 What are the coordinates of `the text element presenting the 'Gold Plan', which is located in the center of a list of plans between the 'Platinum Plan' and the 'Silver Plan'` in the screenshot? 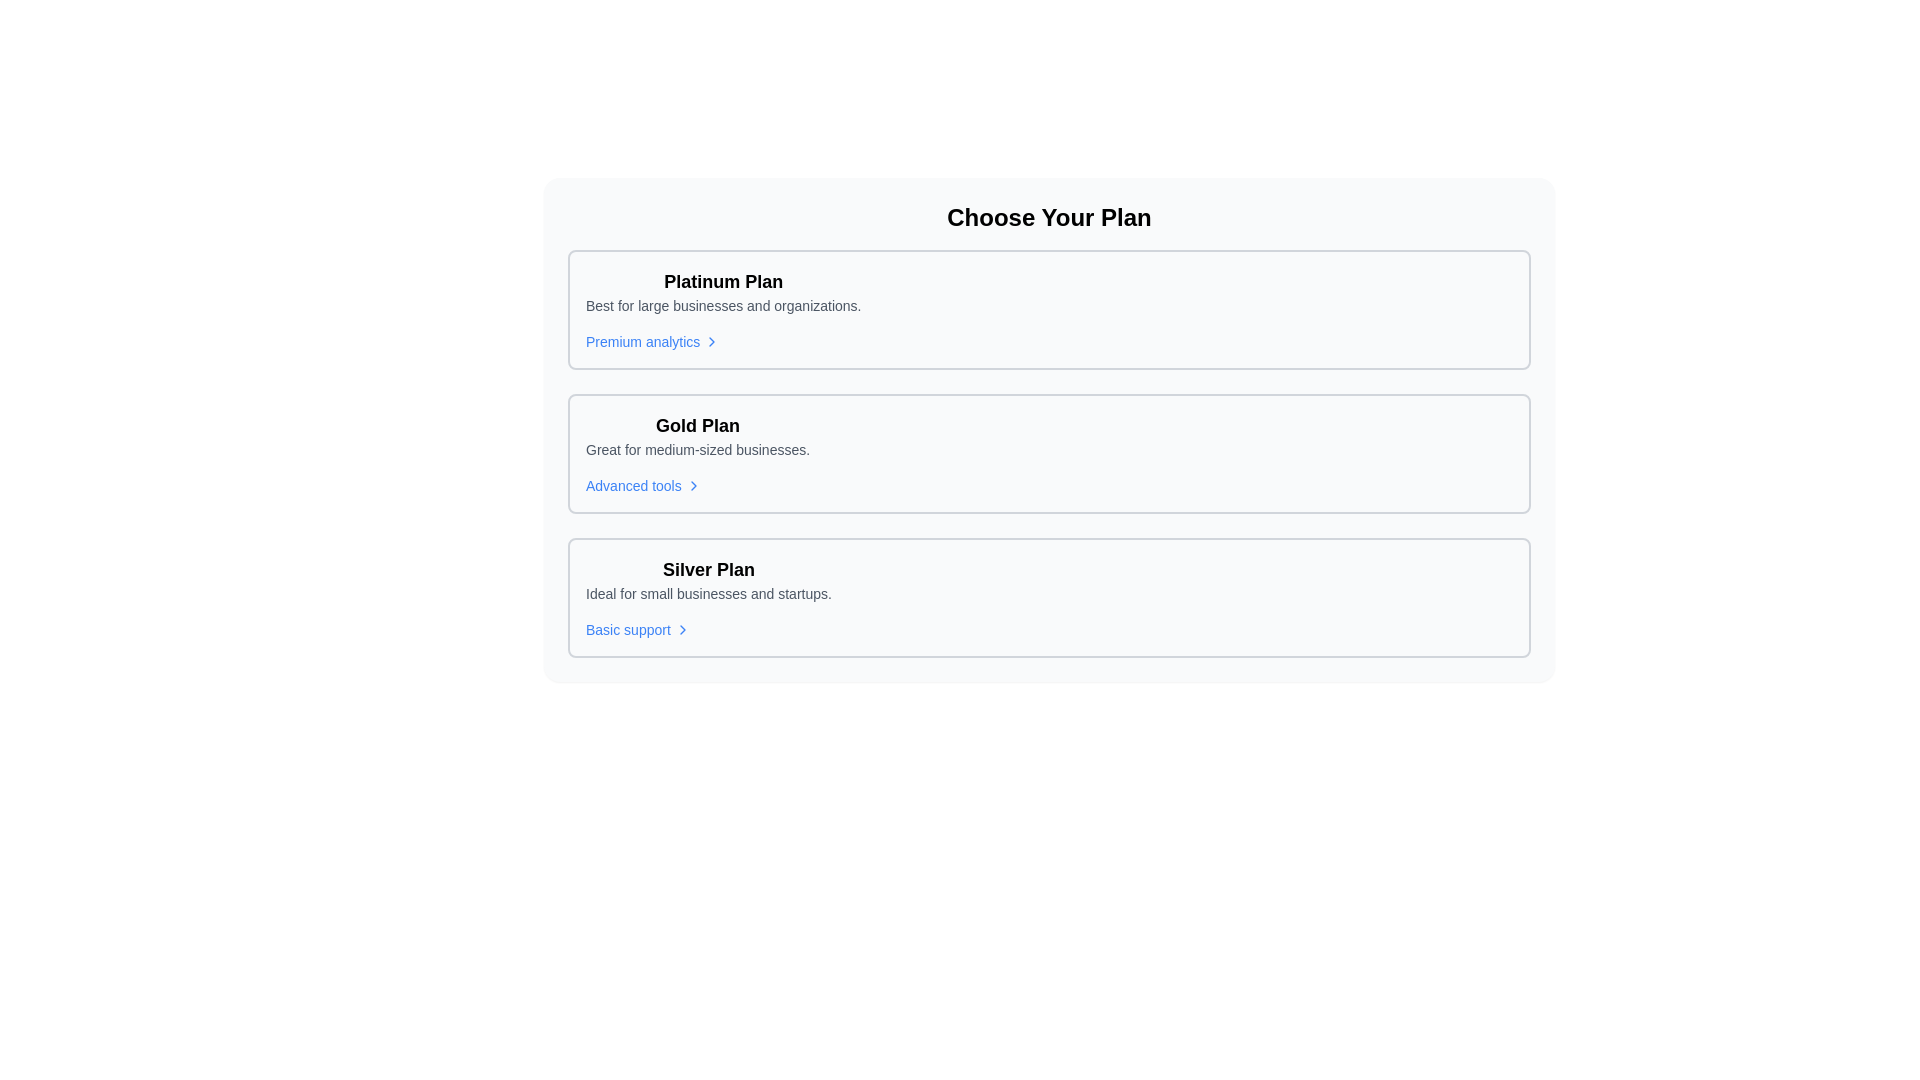 It's located at (698, 434).